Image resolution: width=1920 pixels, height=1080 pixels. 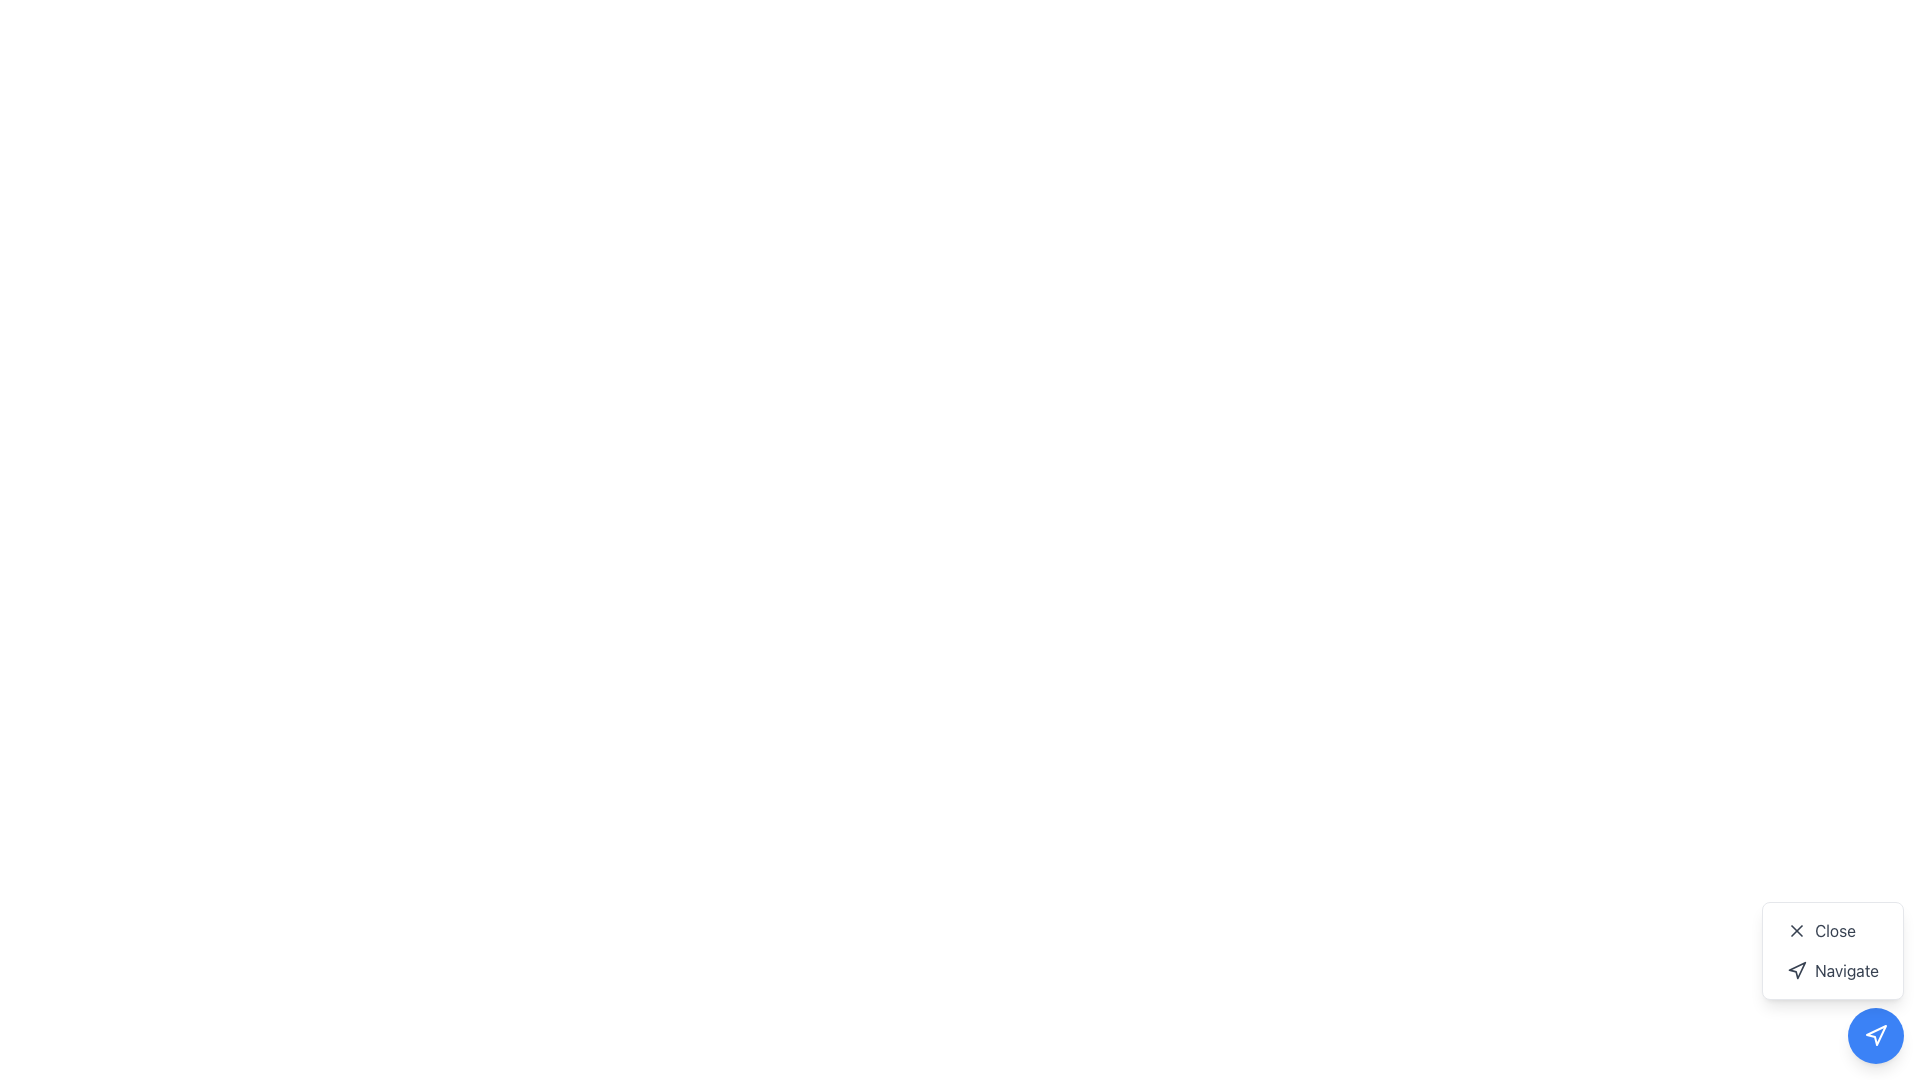 I want to click on the navigation icon located at the bottom-right corner of the view, so click(x=1875, y=1035).